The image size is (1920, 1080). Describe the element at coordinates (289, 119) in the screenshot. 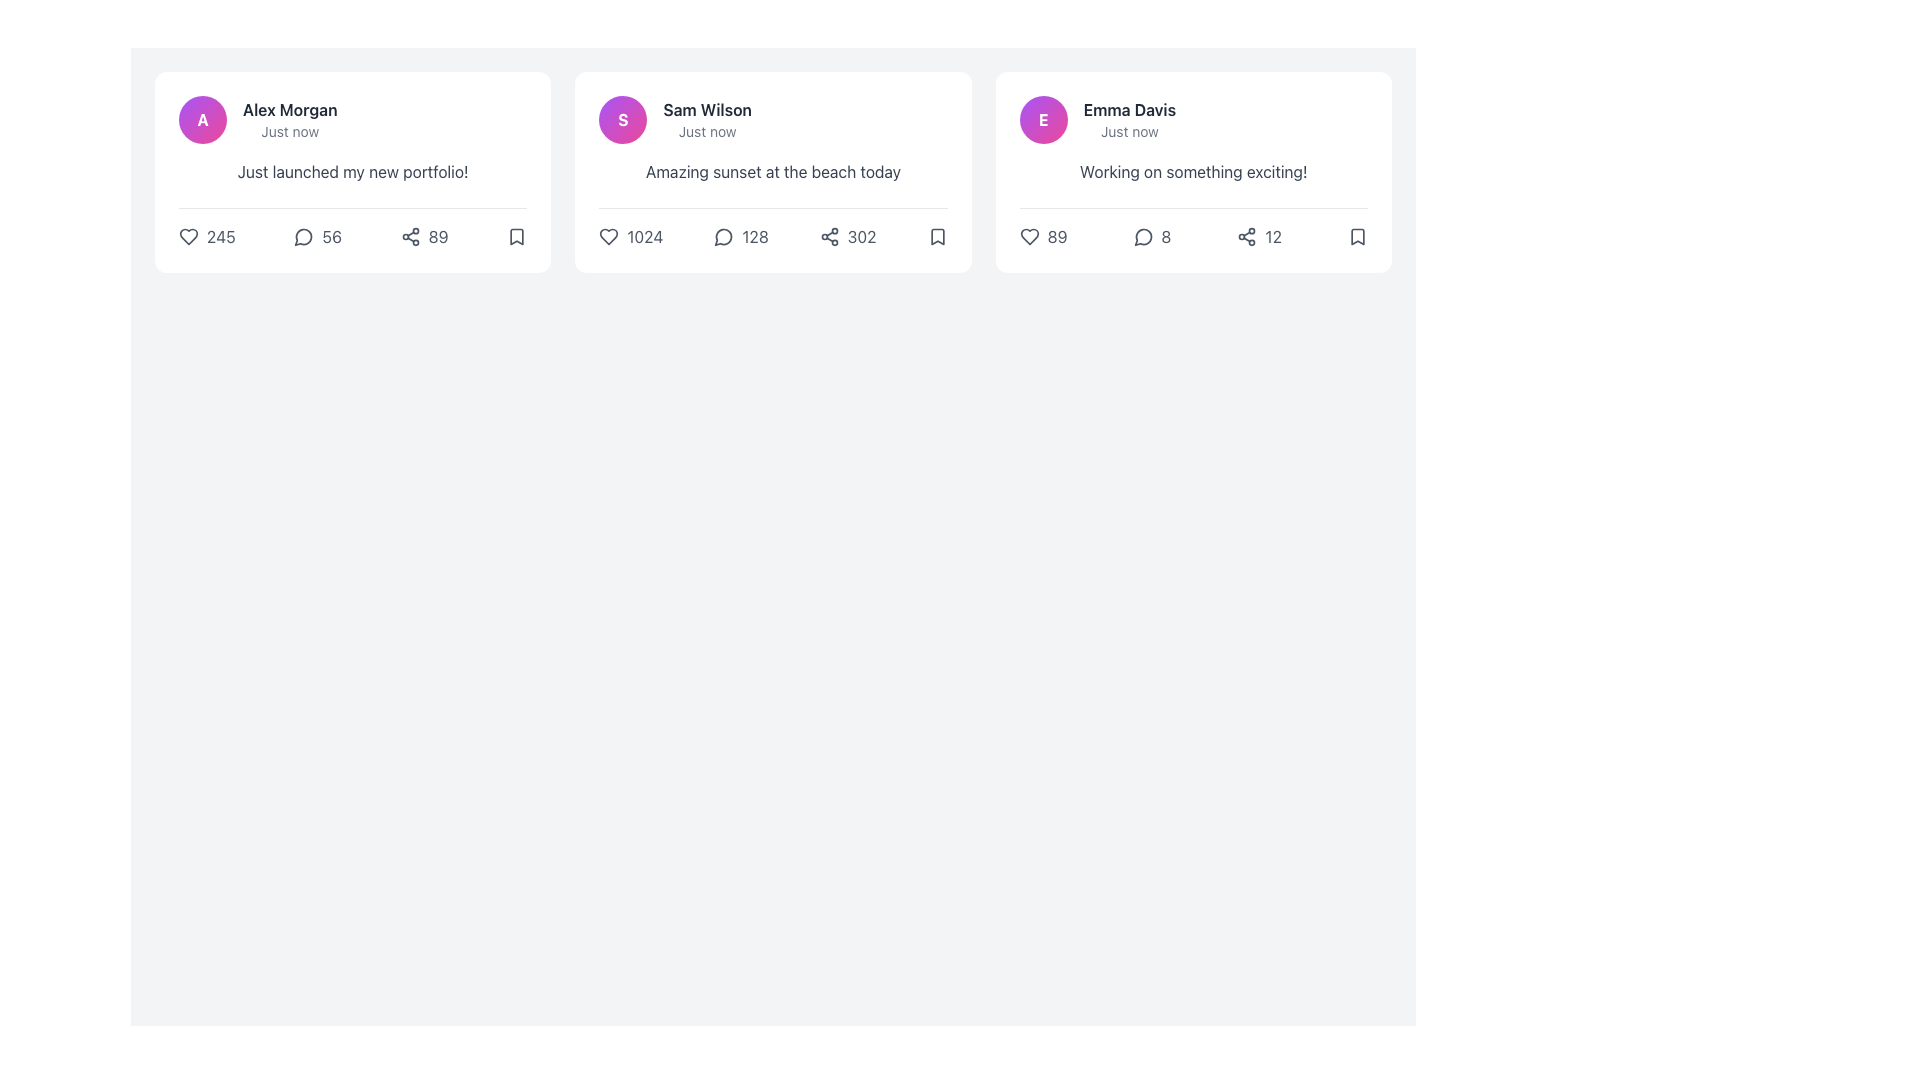

I see `the Text display element that shows a name in bold and a timestamp in smaller text, located at the topmost area of the card on the leftmost side of a row of cards` at that location.